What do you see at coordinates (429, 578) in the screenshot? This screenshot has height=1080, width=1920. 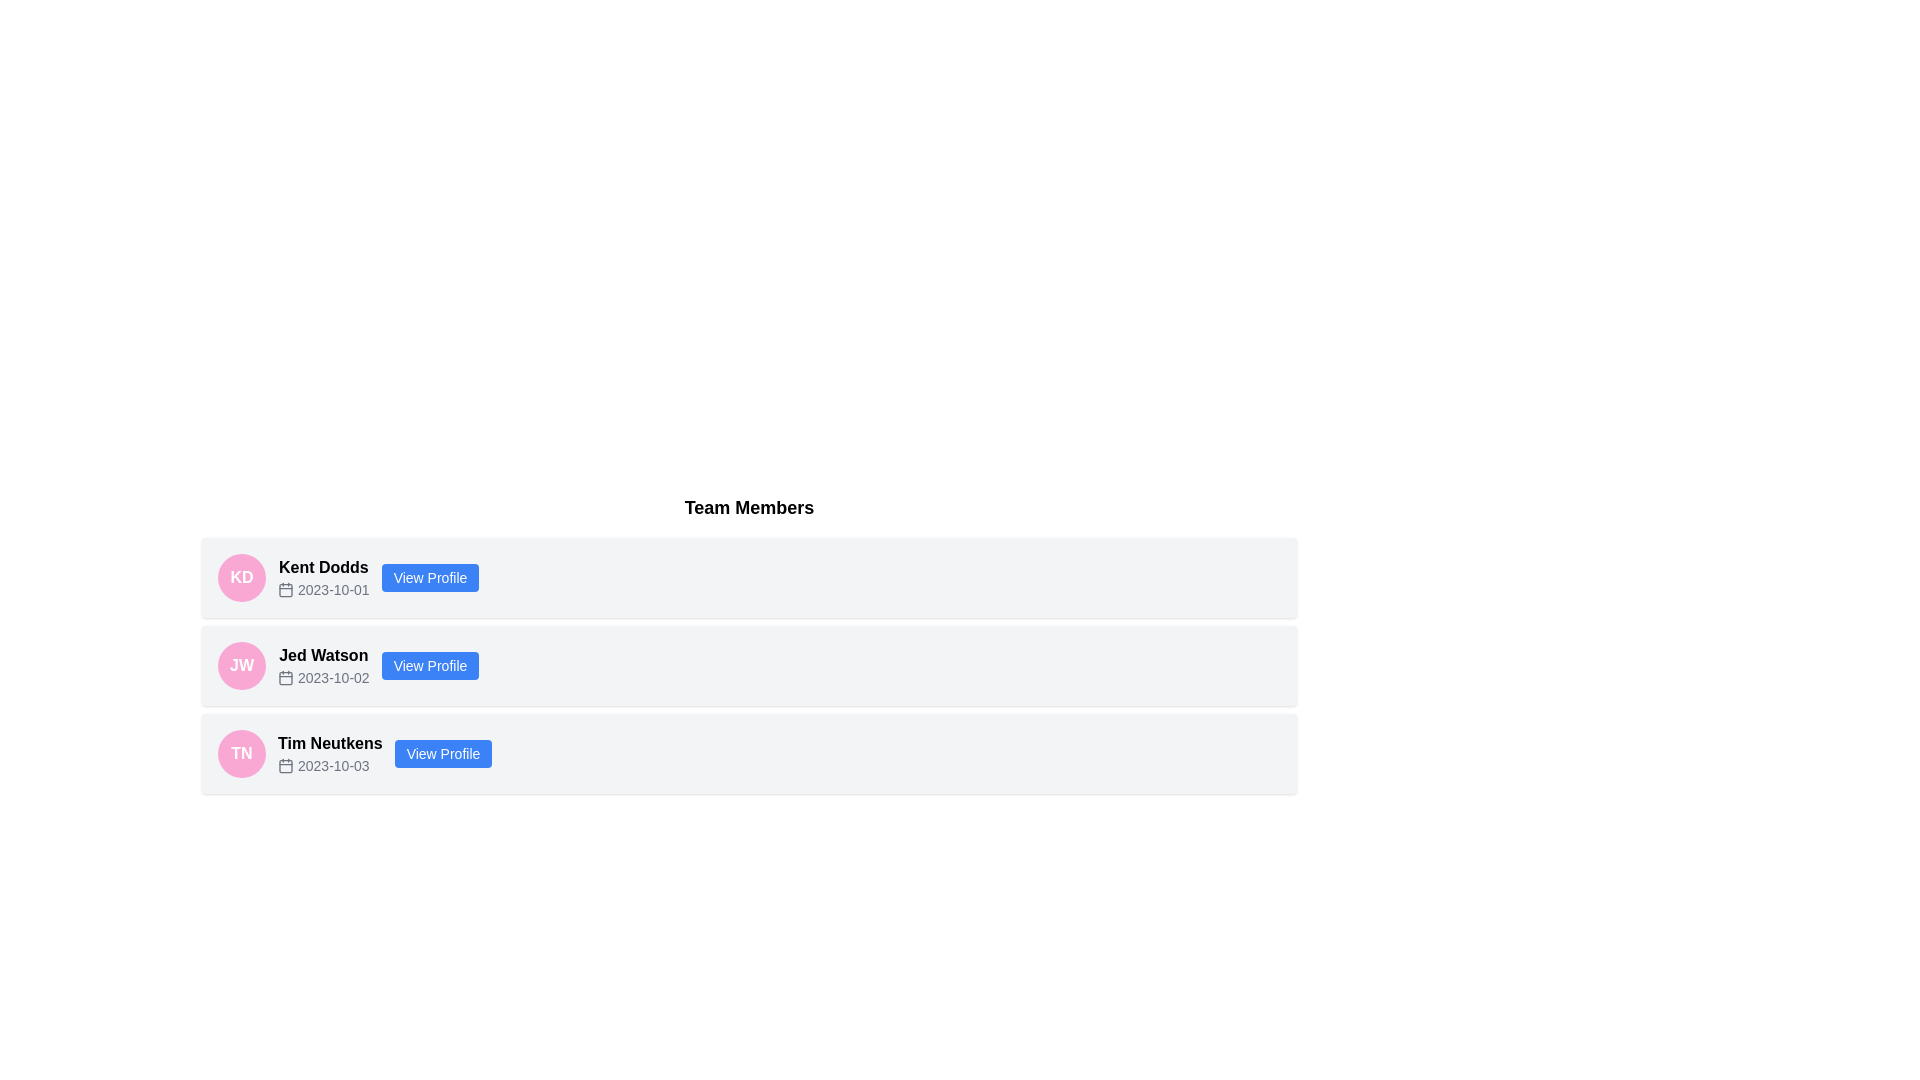 I see `the button located to the right of 'Kent Dodds' in the team member list to observe the hover effect` at bounding box center [429, 578].